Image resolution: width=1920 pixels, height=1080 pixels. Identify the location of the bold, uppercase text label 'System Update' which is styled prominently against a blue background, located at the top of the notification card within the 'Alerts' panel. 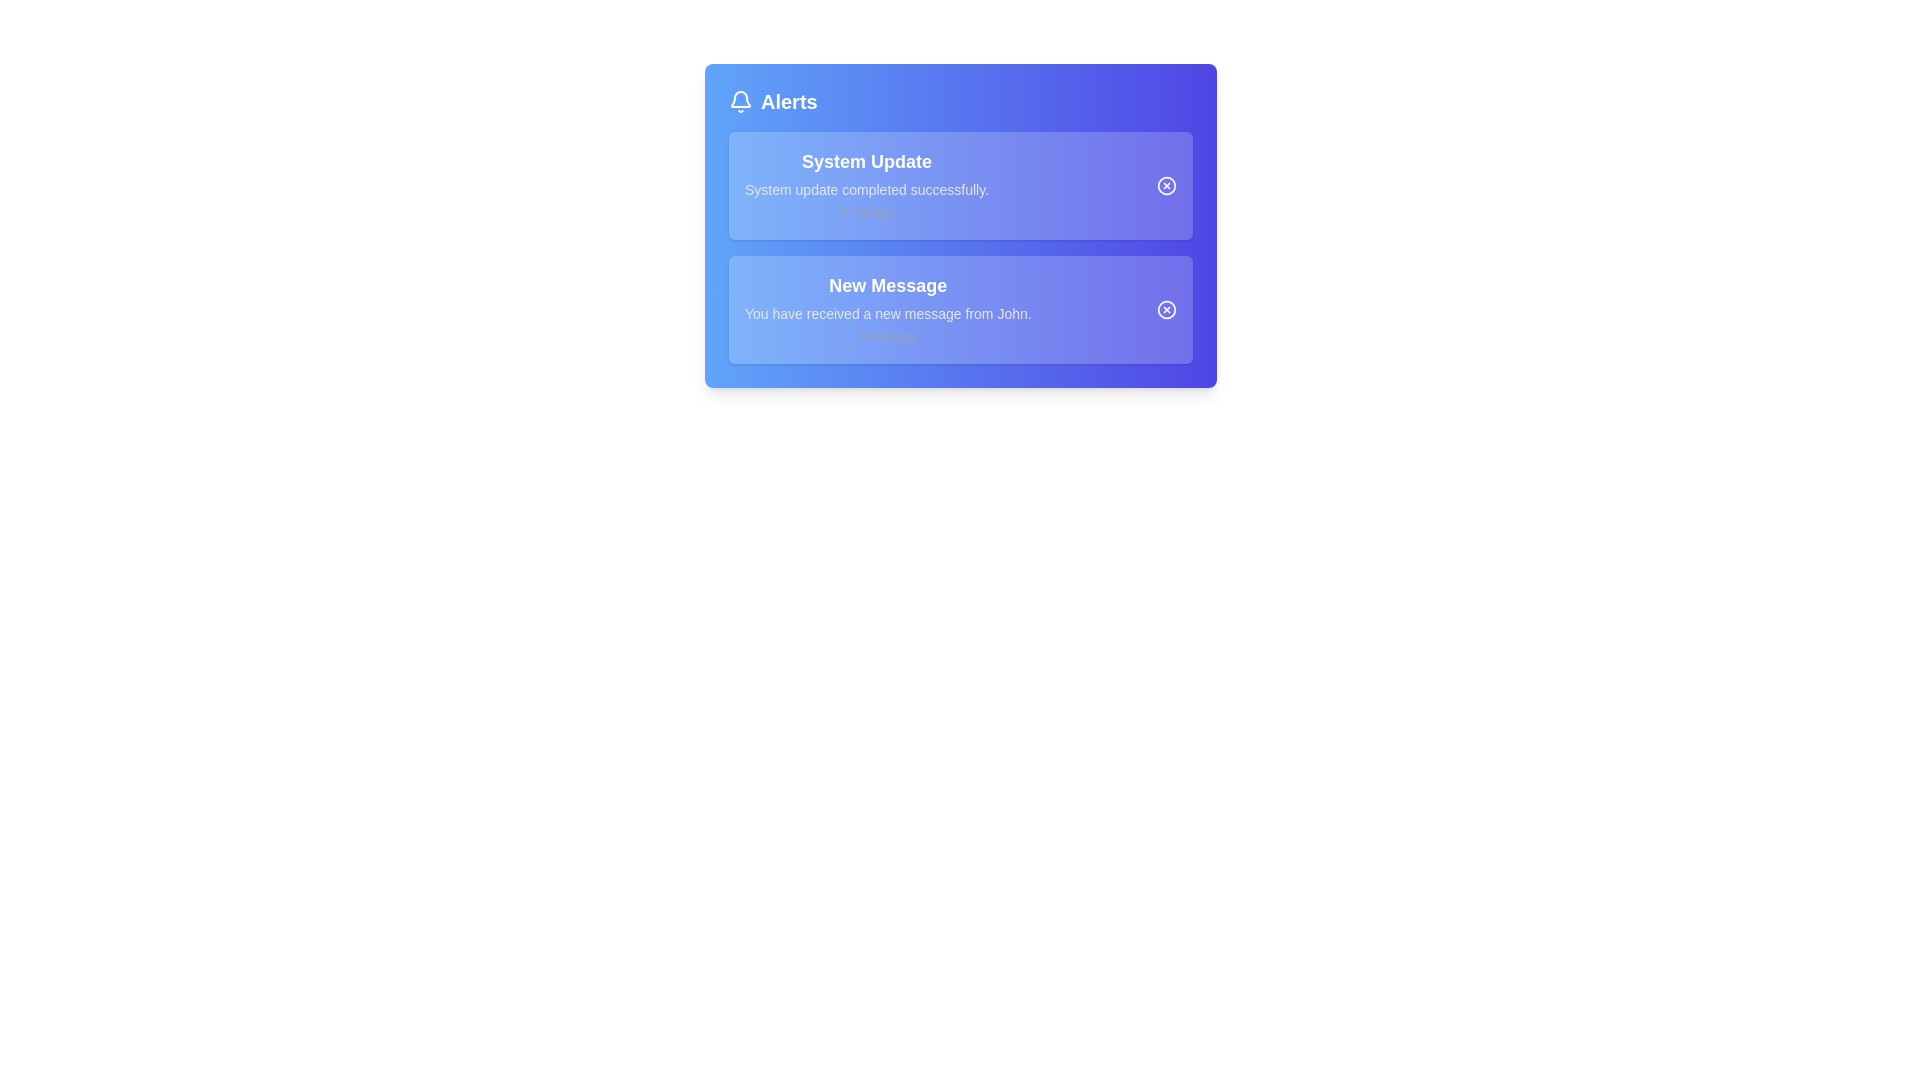
(867, 161).